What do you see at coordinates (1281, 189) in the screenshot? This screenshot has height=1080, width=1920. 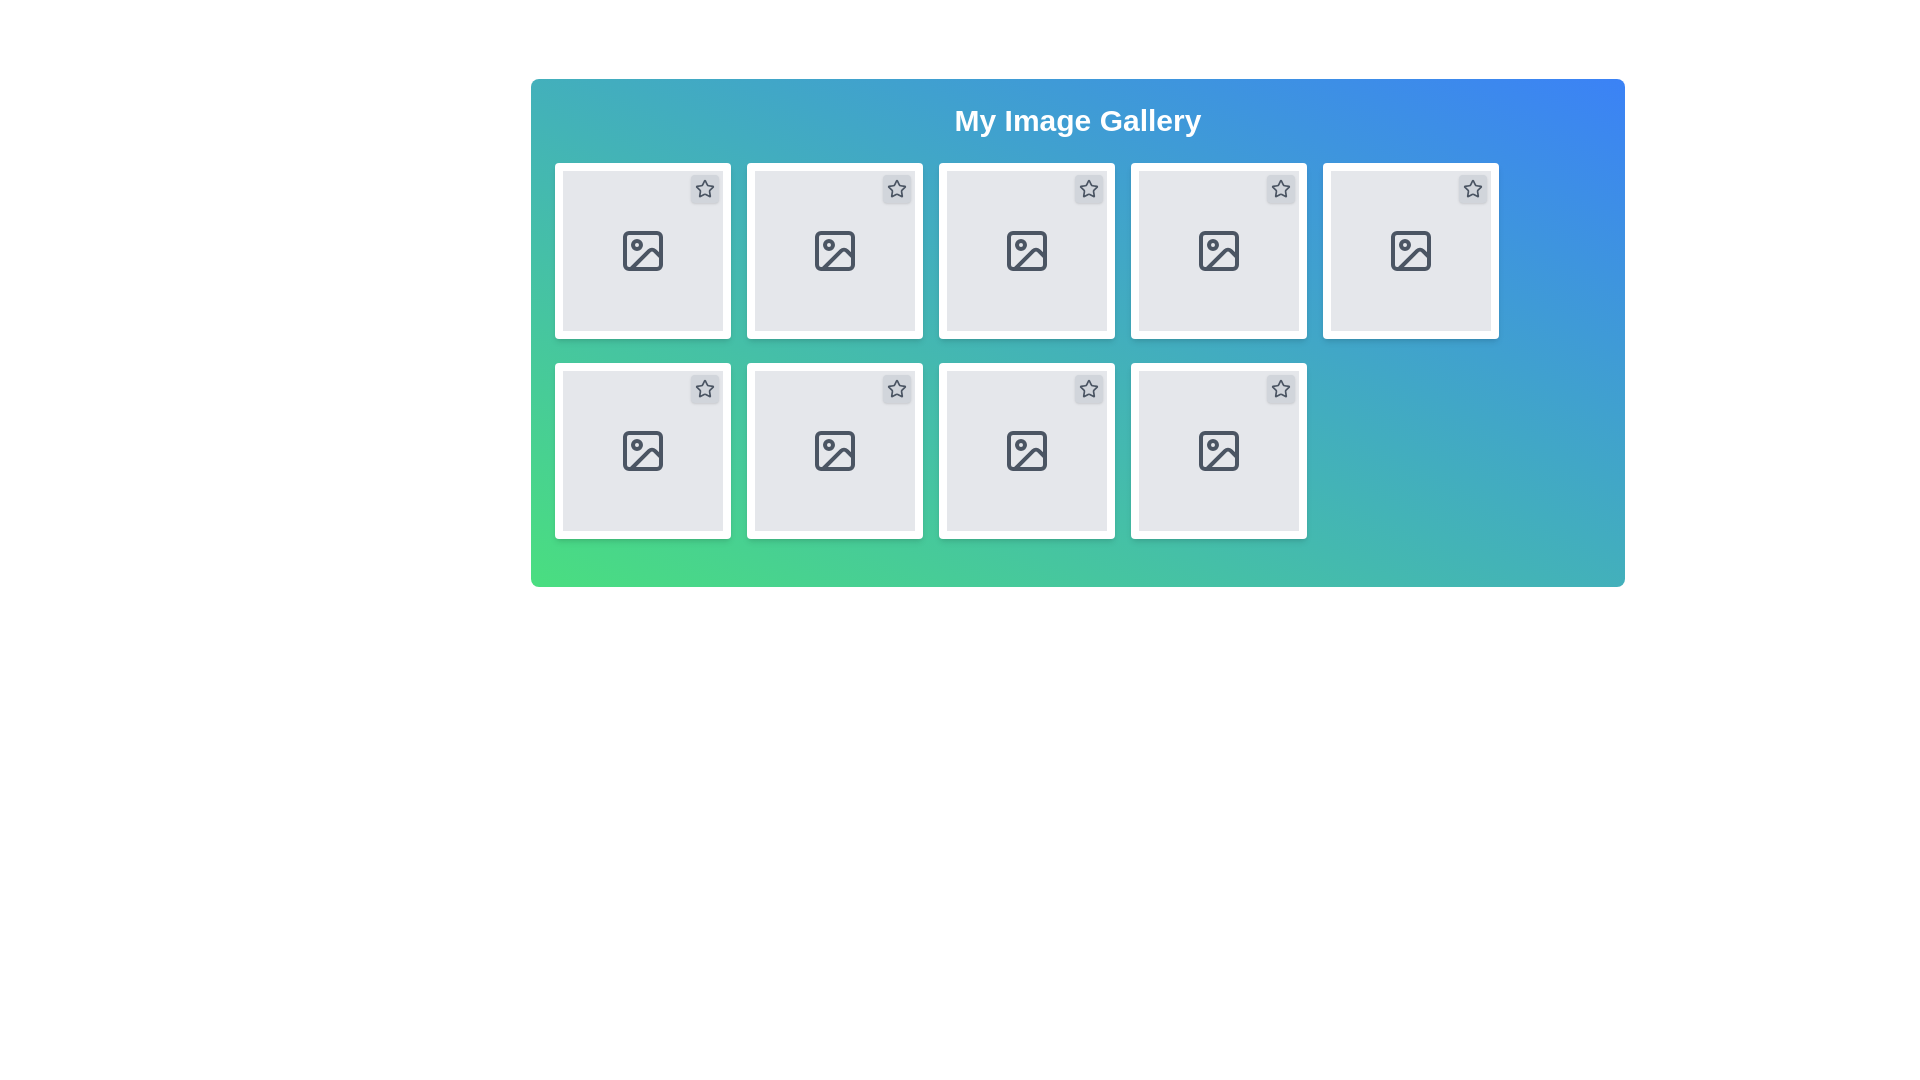 I see `the small star-shaped icon located in the top-right corner of the fourth card in the first row of the image gallery to mark the item` at bounding box center [1281, 189].